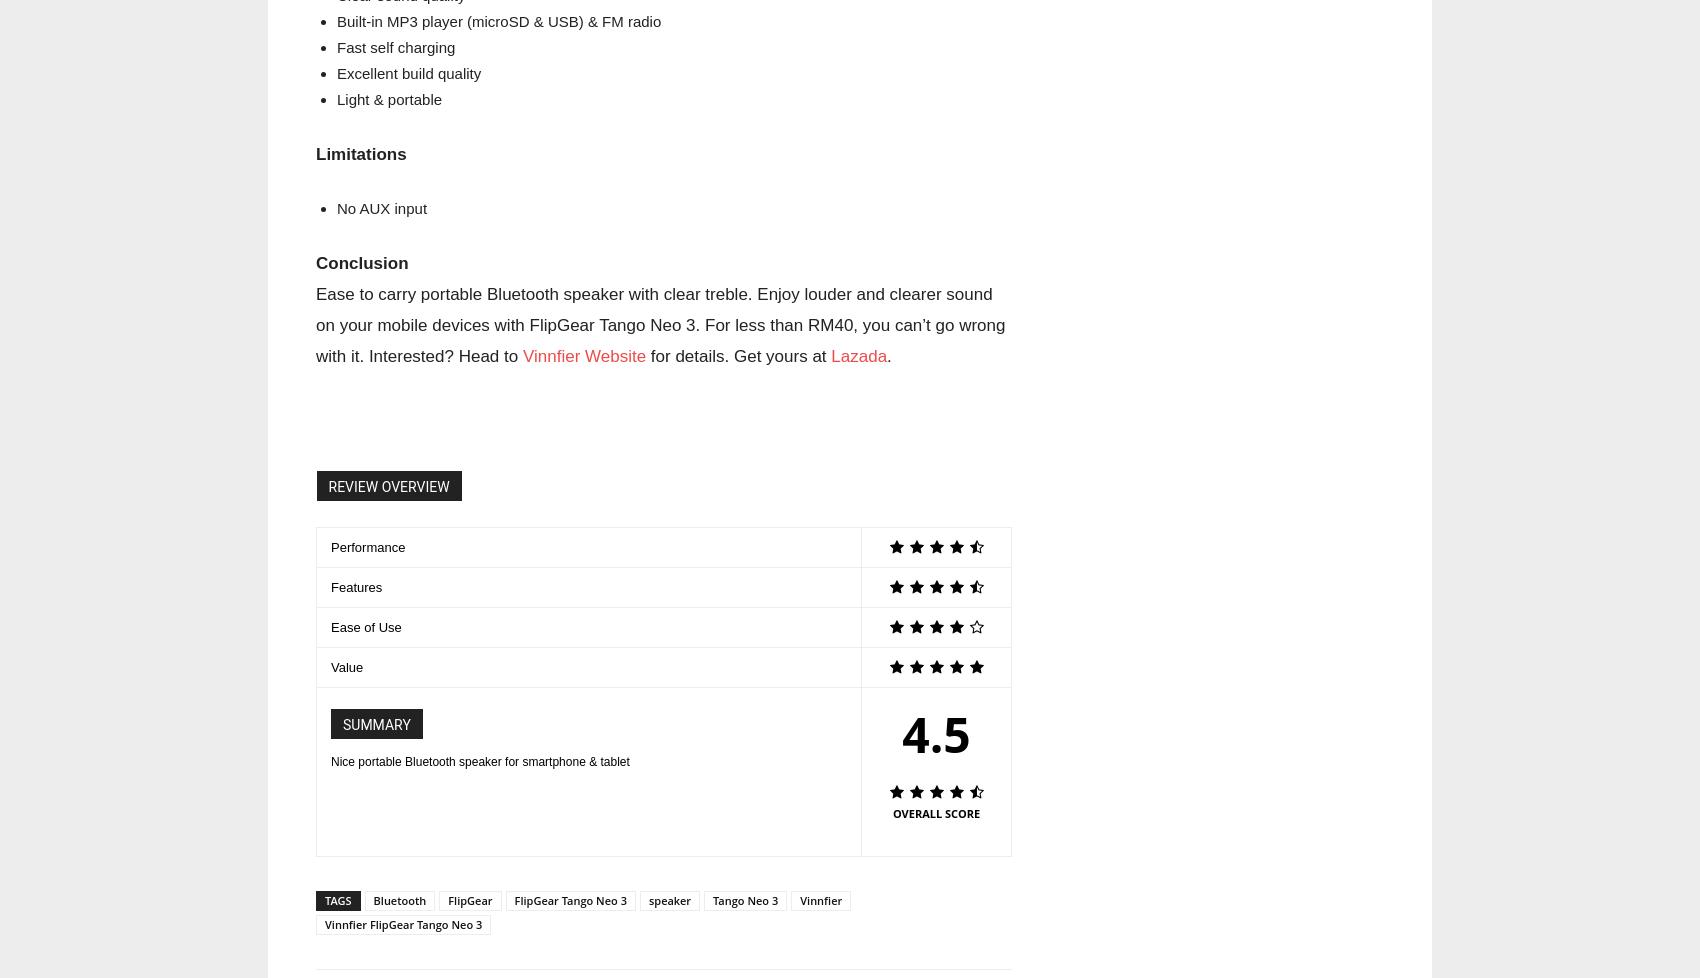 The height and width of the screenshot is (978, 1700). What do you see at coordinates (480, 760) in the screenshot?
I see `'Nice portable Bluetooth speaker for smartphone & tablet'` at bounding box center [480, 760].